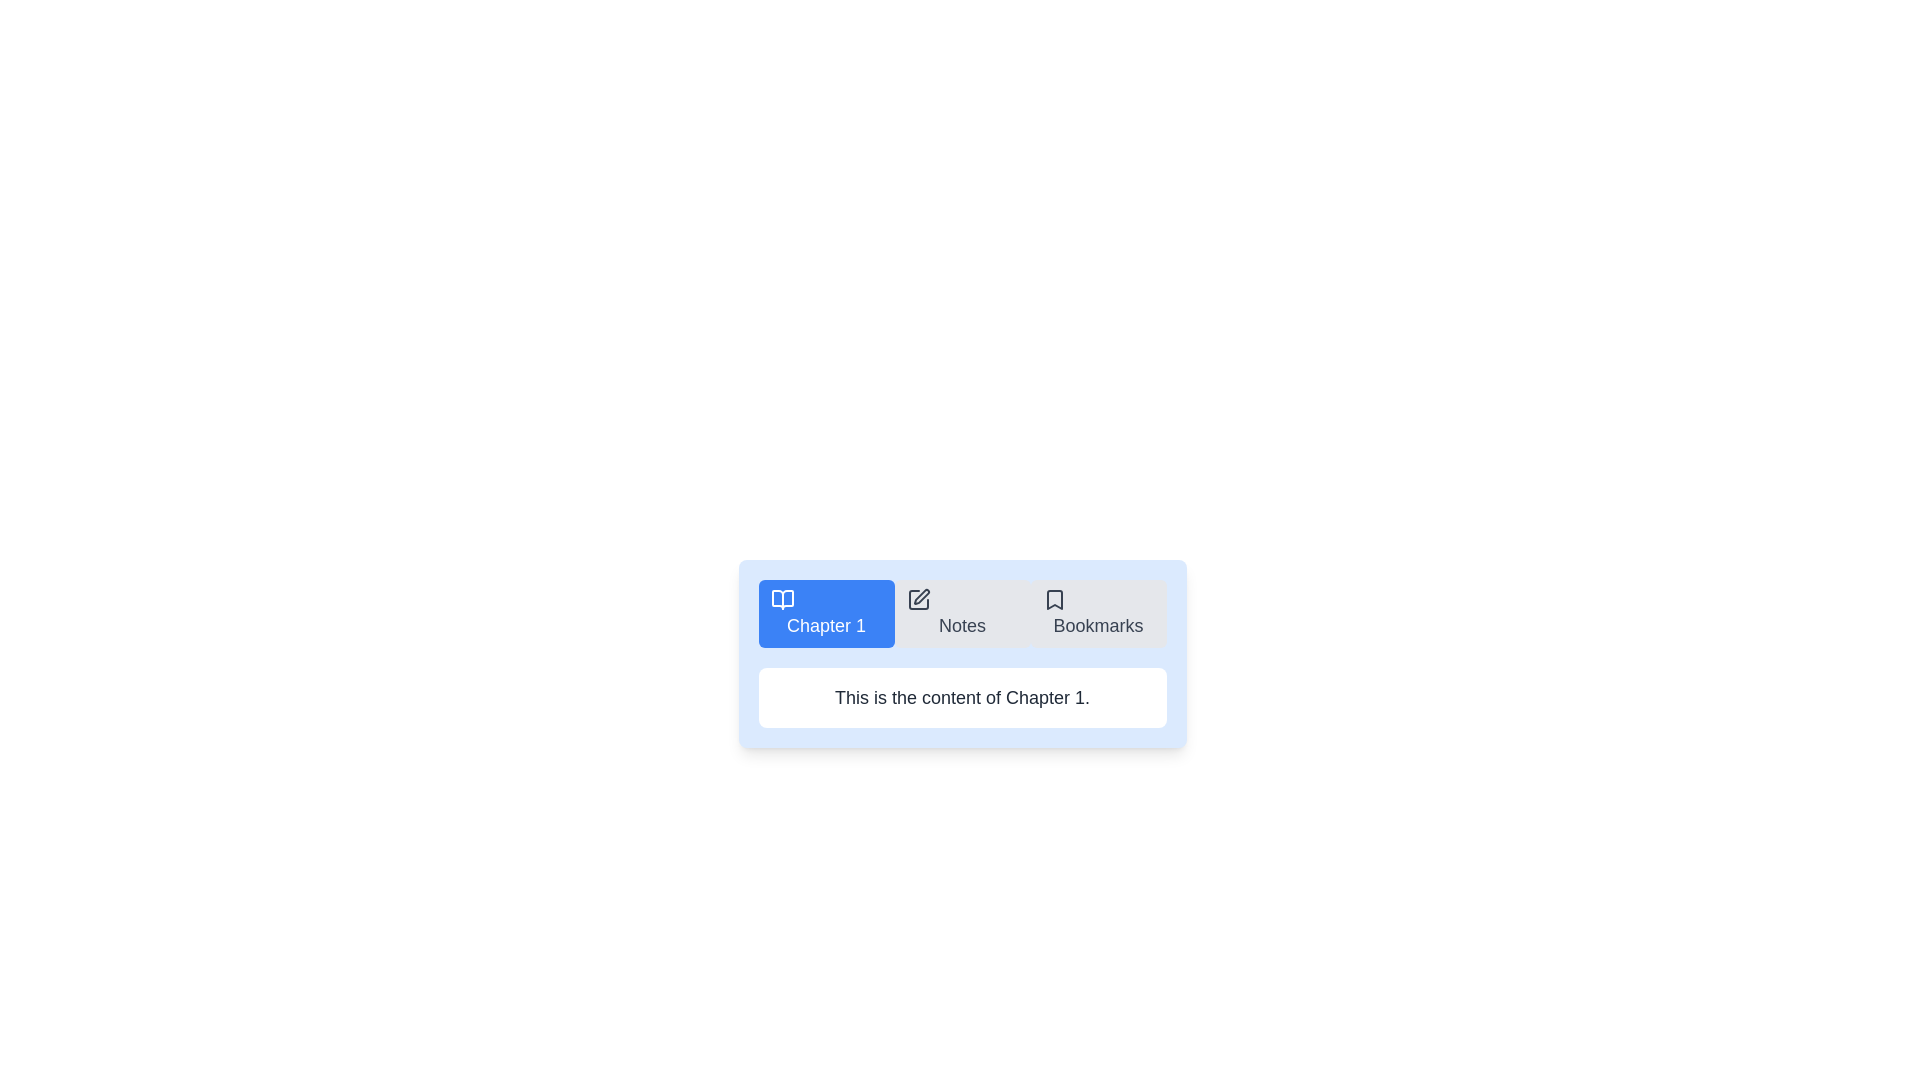  What do you see at coordinates (962, 612) in the screenshot?
I see `the Notes tab by clicking on its button` at bounding box center [962, 612].